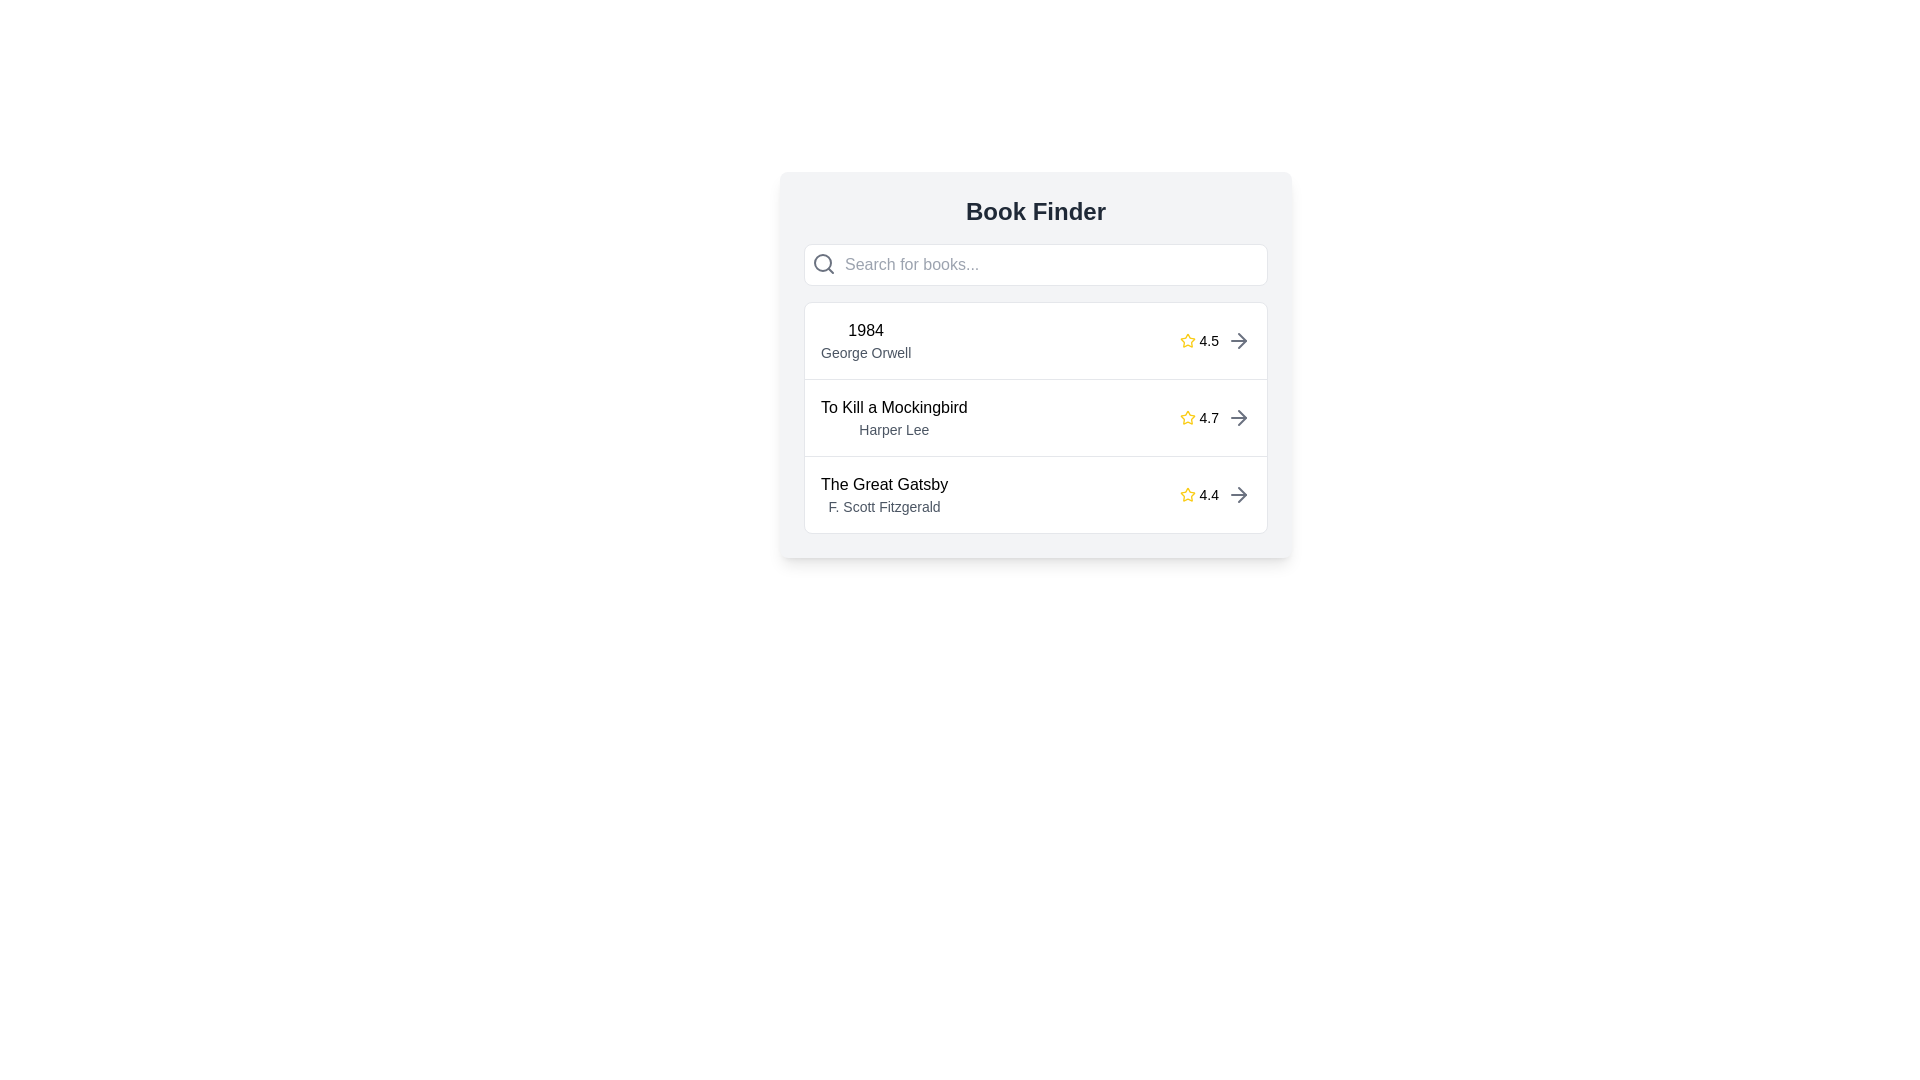  Describe the element at coordinates (883, 485) in the screenshot. I see `the text label that serves as the title of the book, located in the third list item of a vertically stacked selection list, positioned above the author's name 'F. Scott Fitzgerald'` at that location.